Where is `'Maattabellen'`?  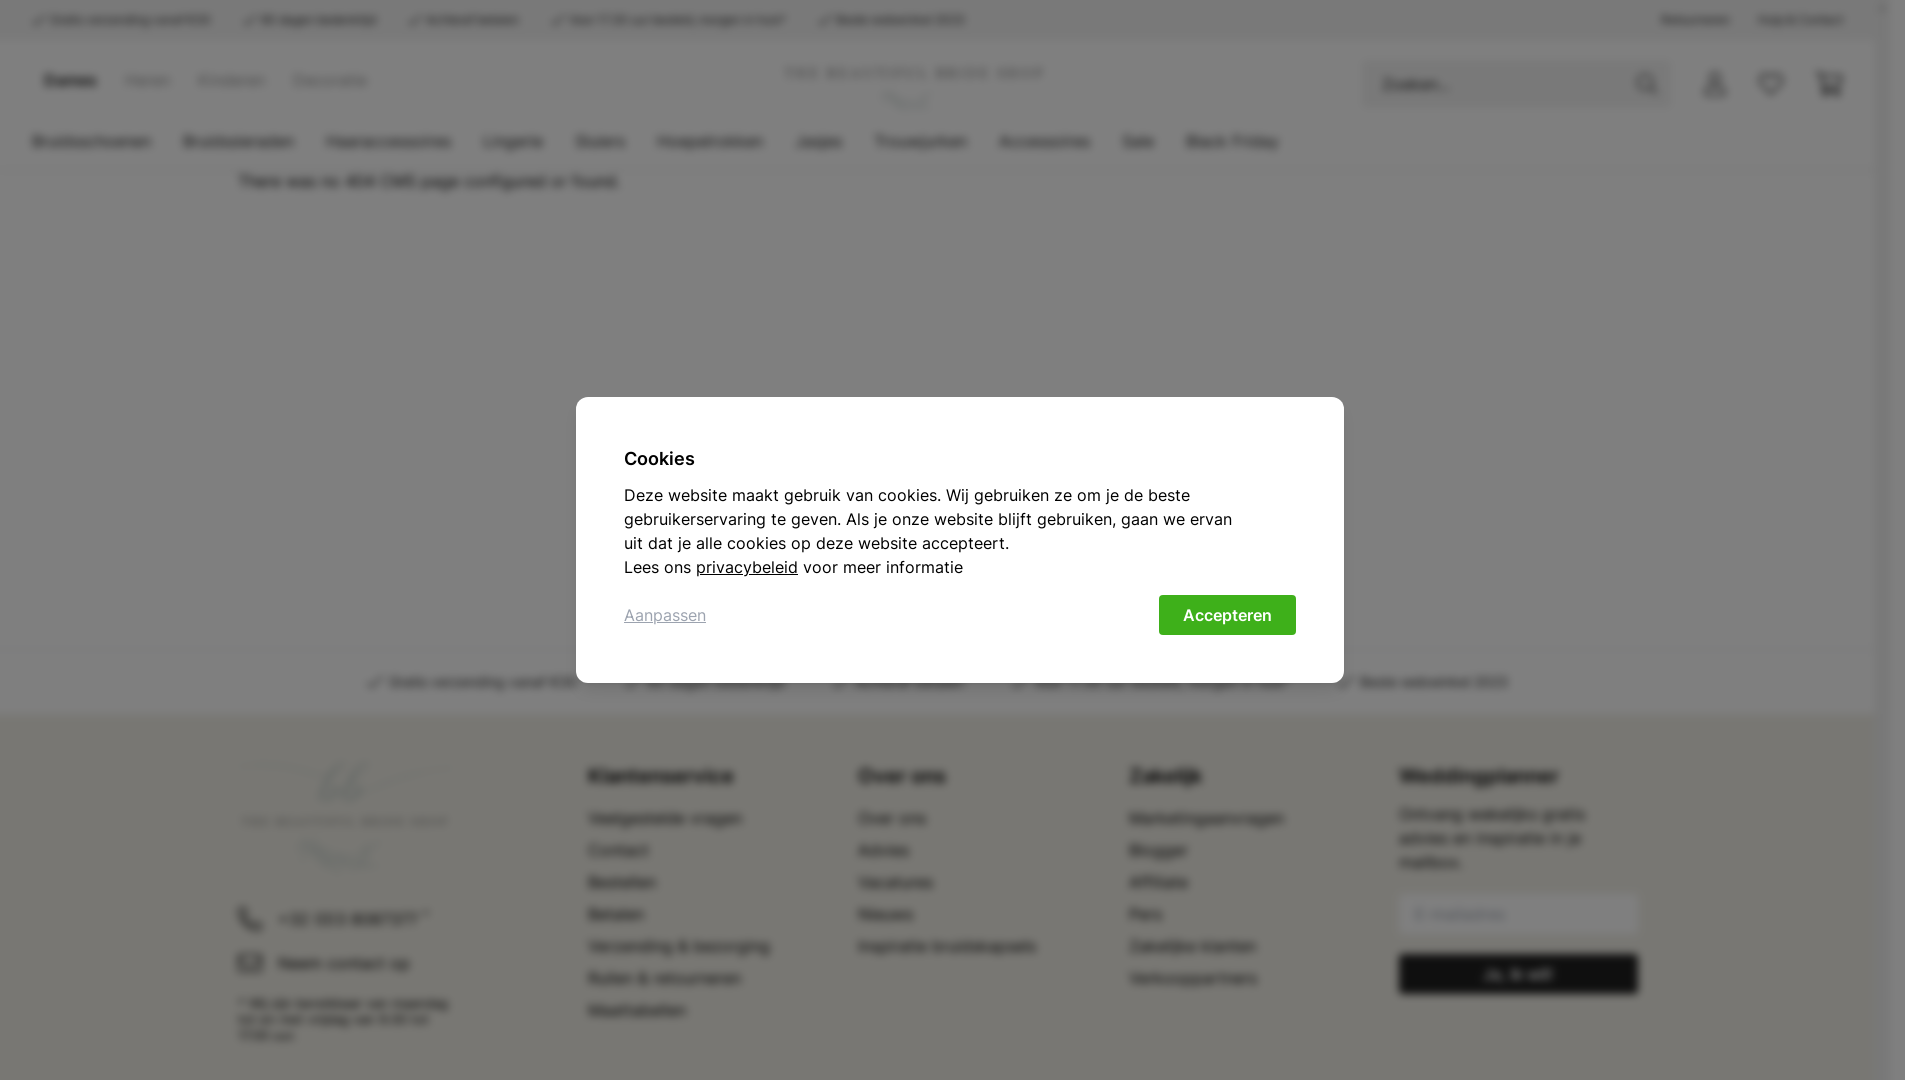 'Maattabellen' is located at coordinates (636, 1010).